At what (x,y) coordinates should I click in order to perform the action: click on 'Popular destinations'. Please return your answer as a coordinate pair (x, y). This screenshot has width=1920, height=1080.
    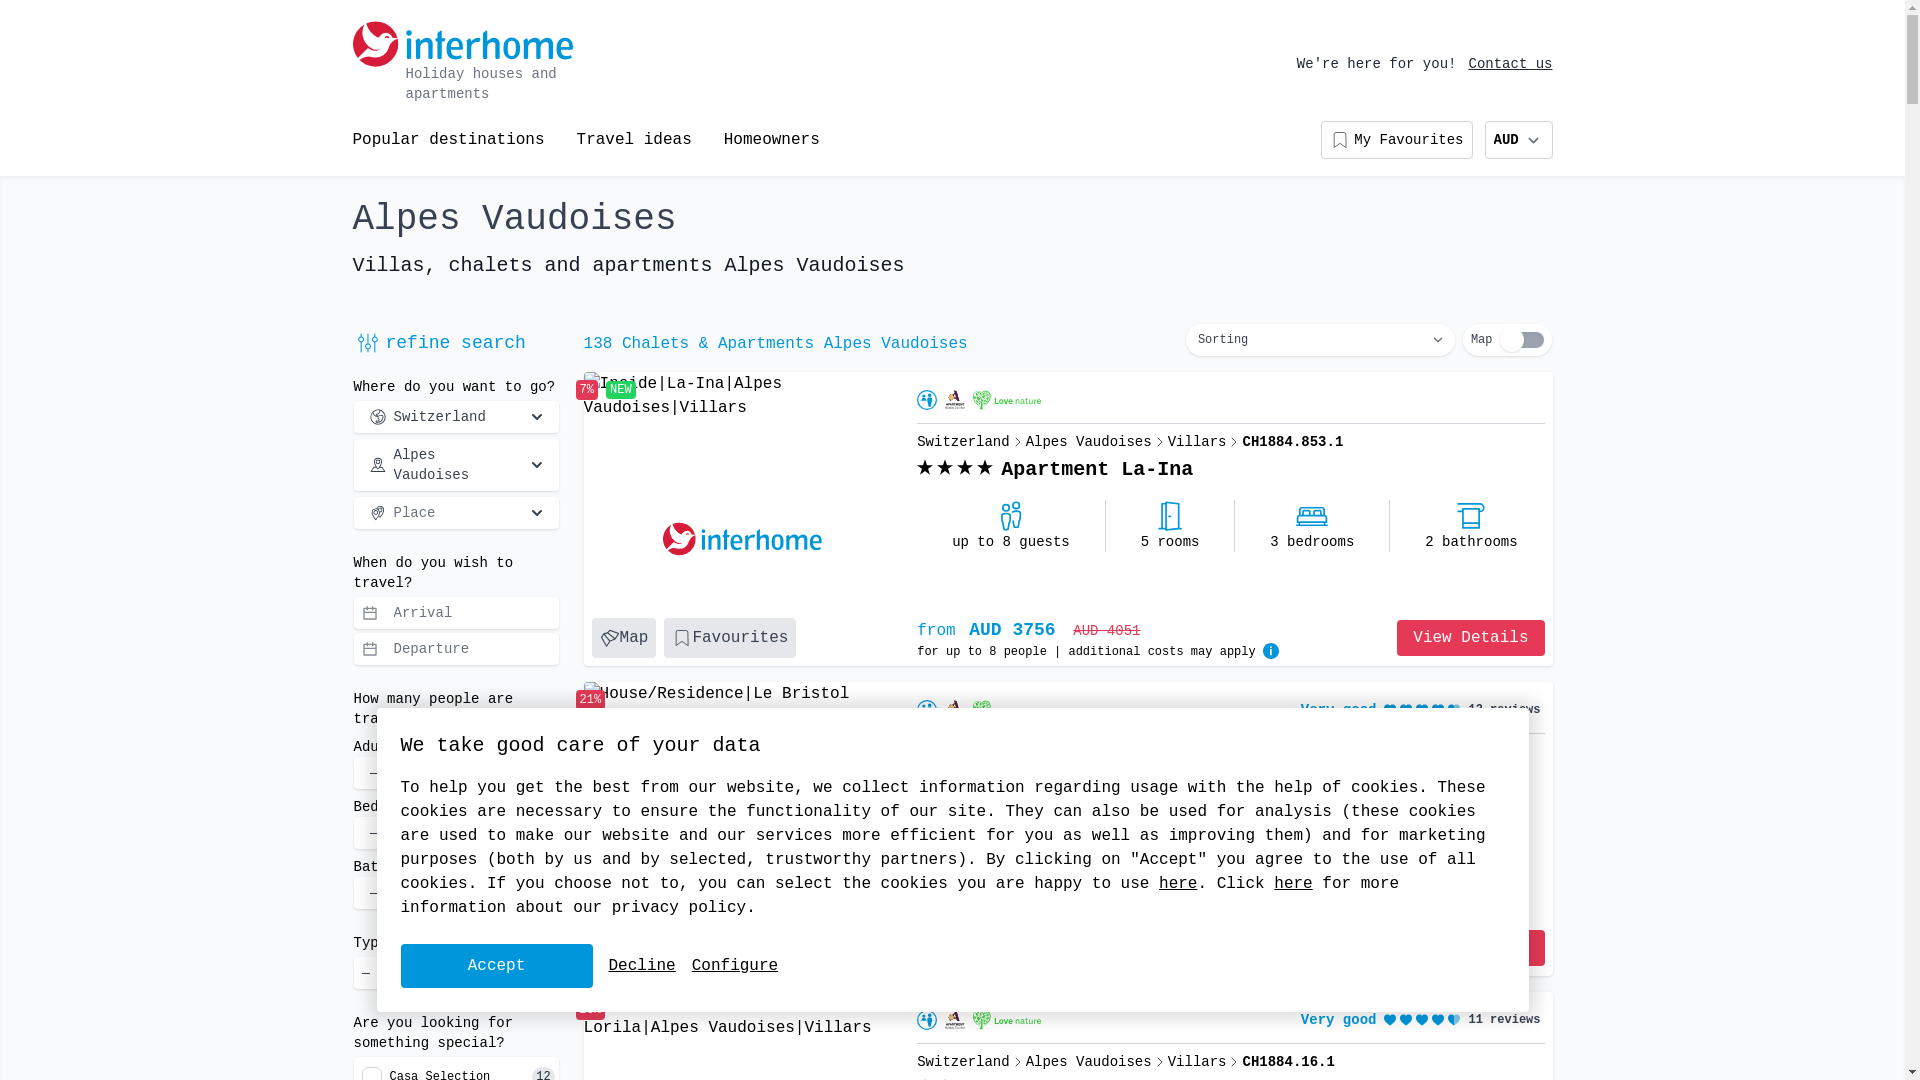
    Looking at the image, I should click on (446, 138).